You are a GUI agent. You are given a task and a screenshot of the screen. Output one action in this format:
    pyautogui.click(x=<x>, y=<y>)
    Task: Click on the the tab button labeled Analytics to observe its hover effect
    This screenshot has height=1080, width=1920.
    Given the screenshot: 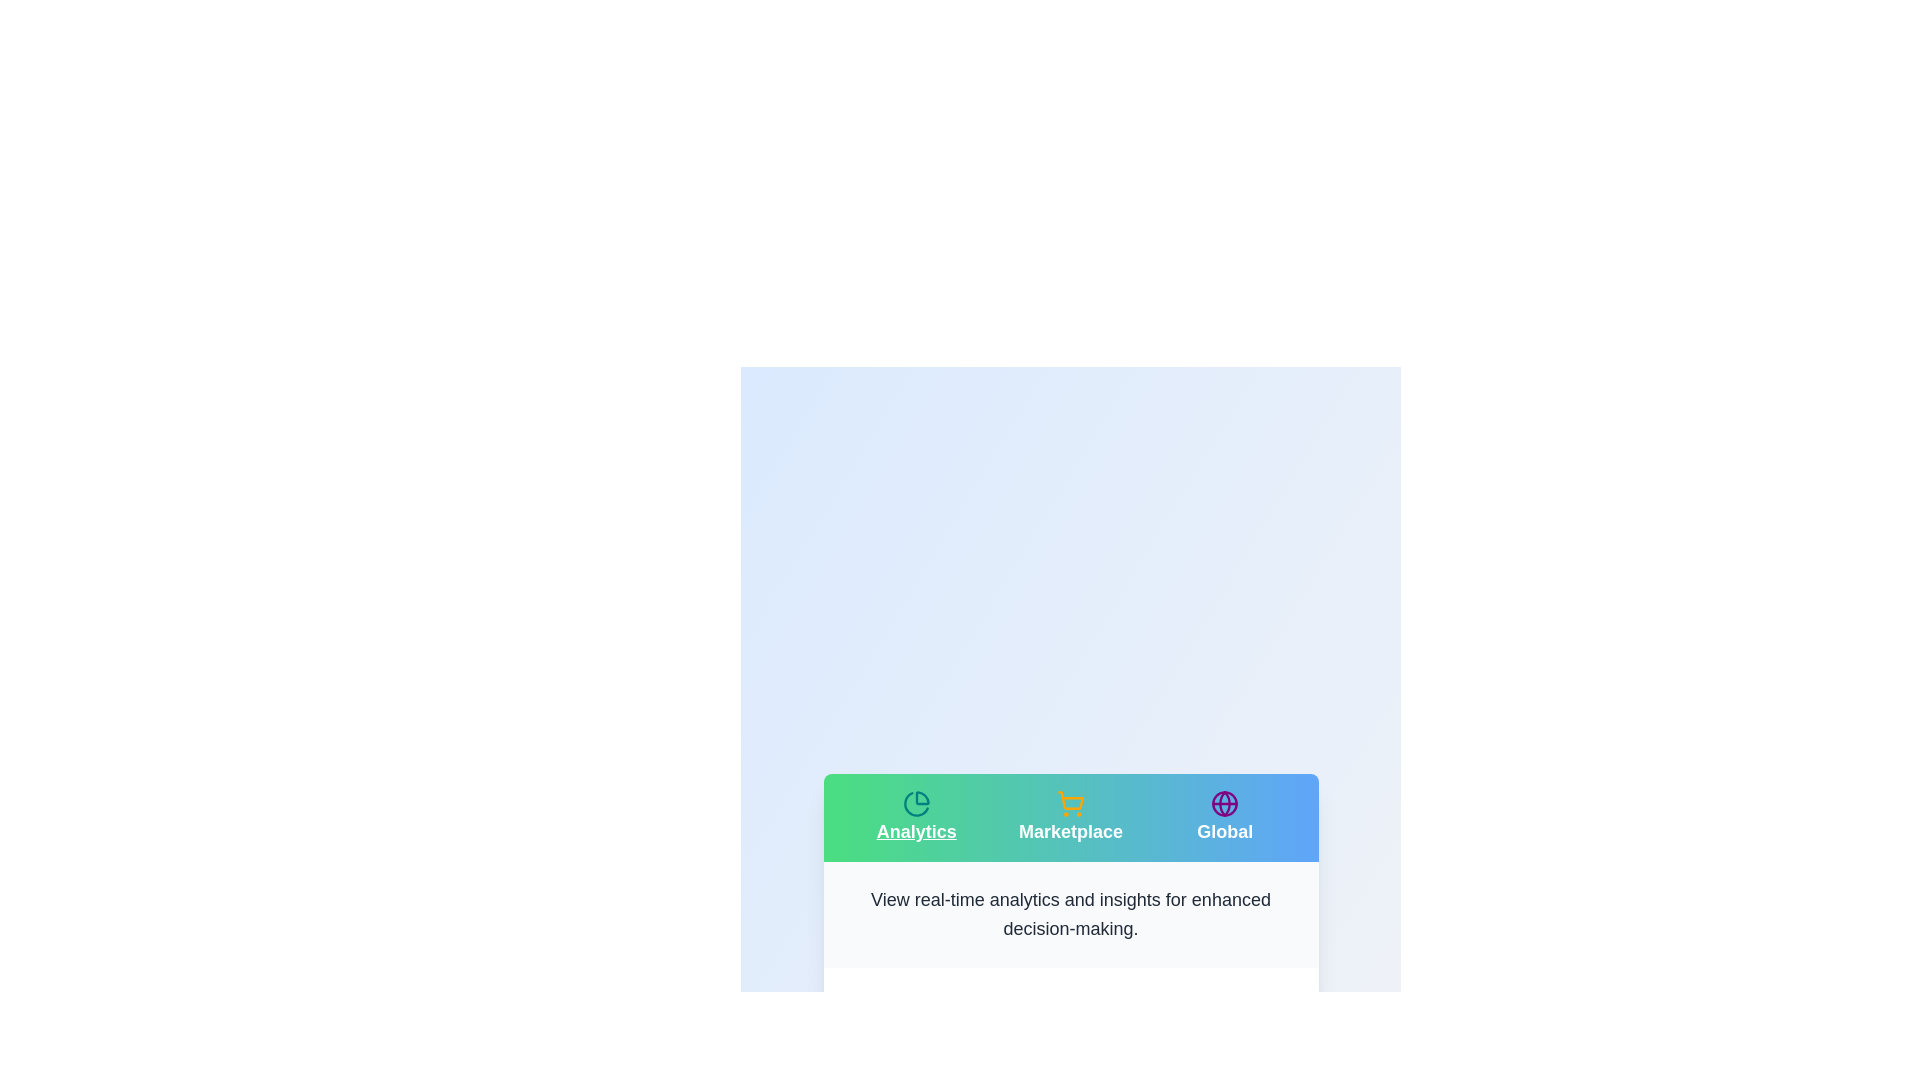 What is the action you would take?
    pyautogui.click(x=915, y=817)
    